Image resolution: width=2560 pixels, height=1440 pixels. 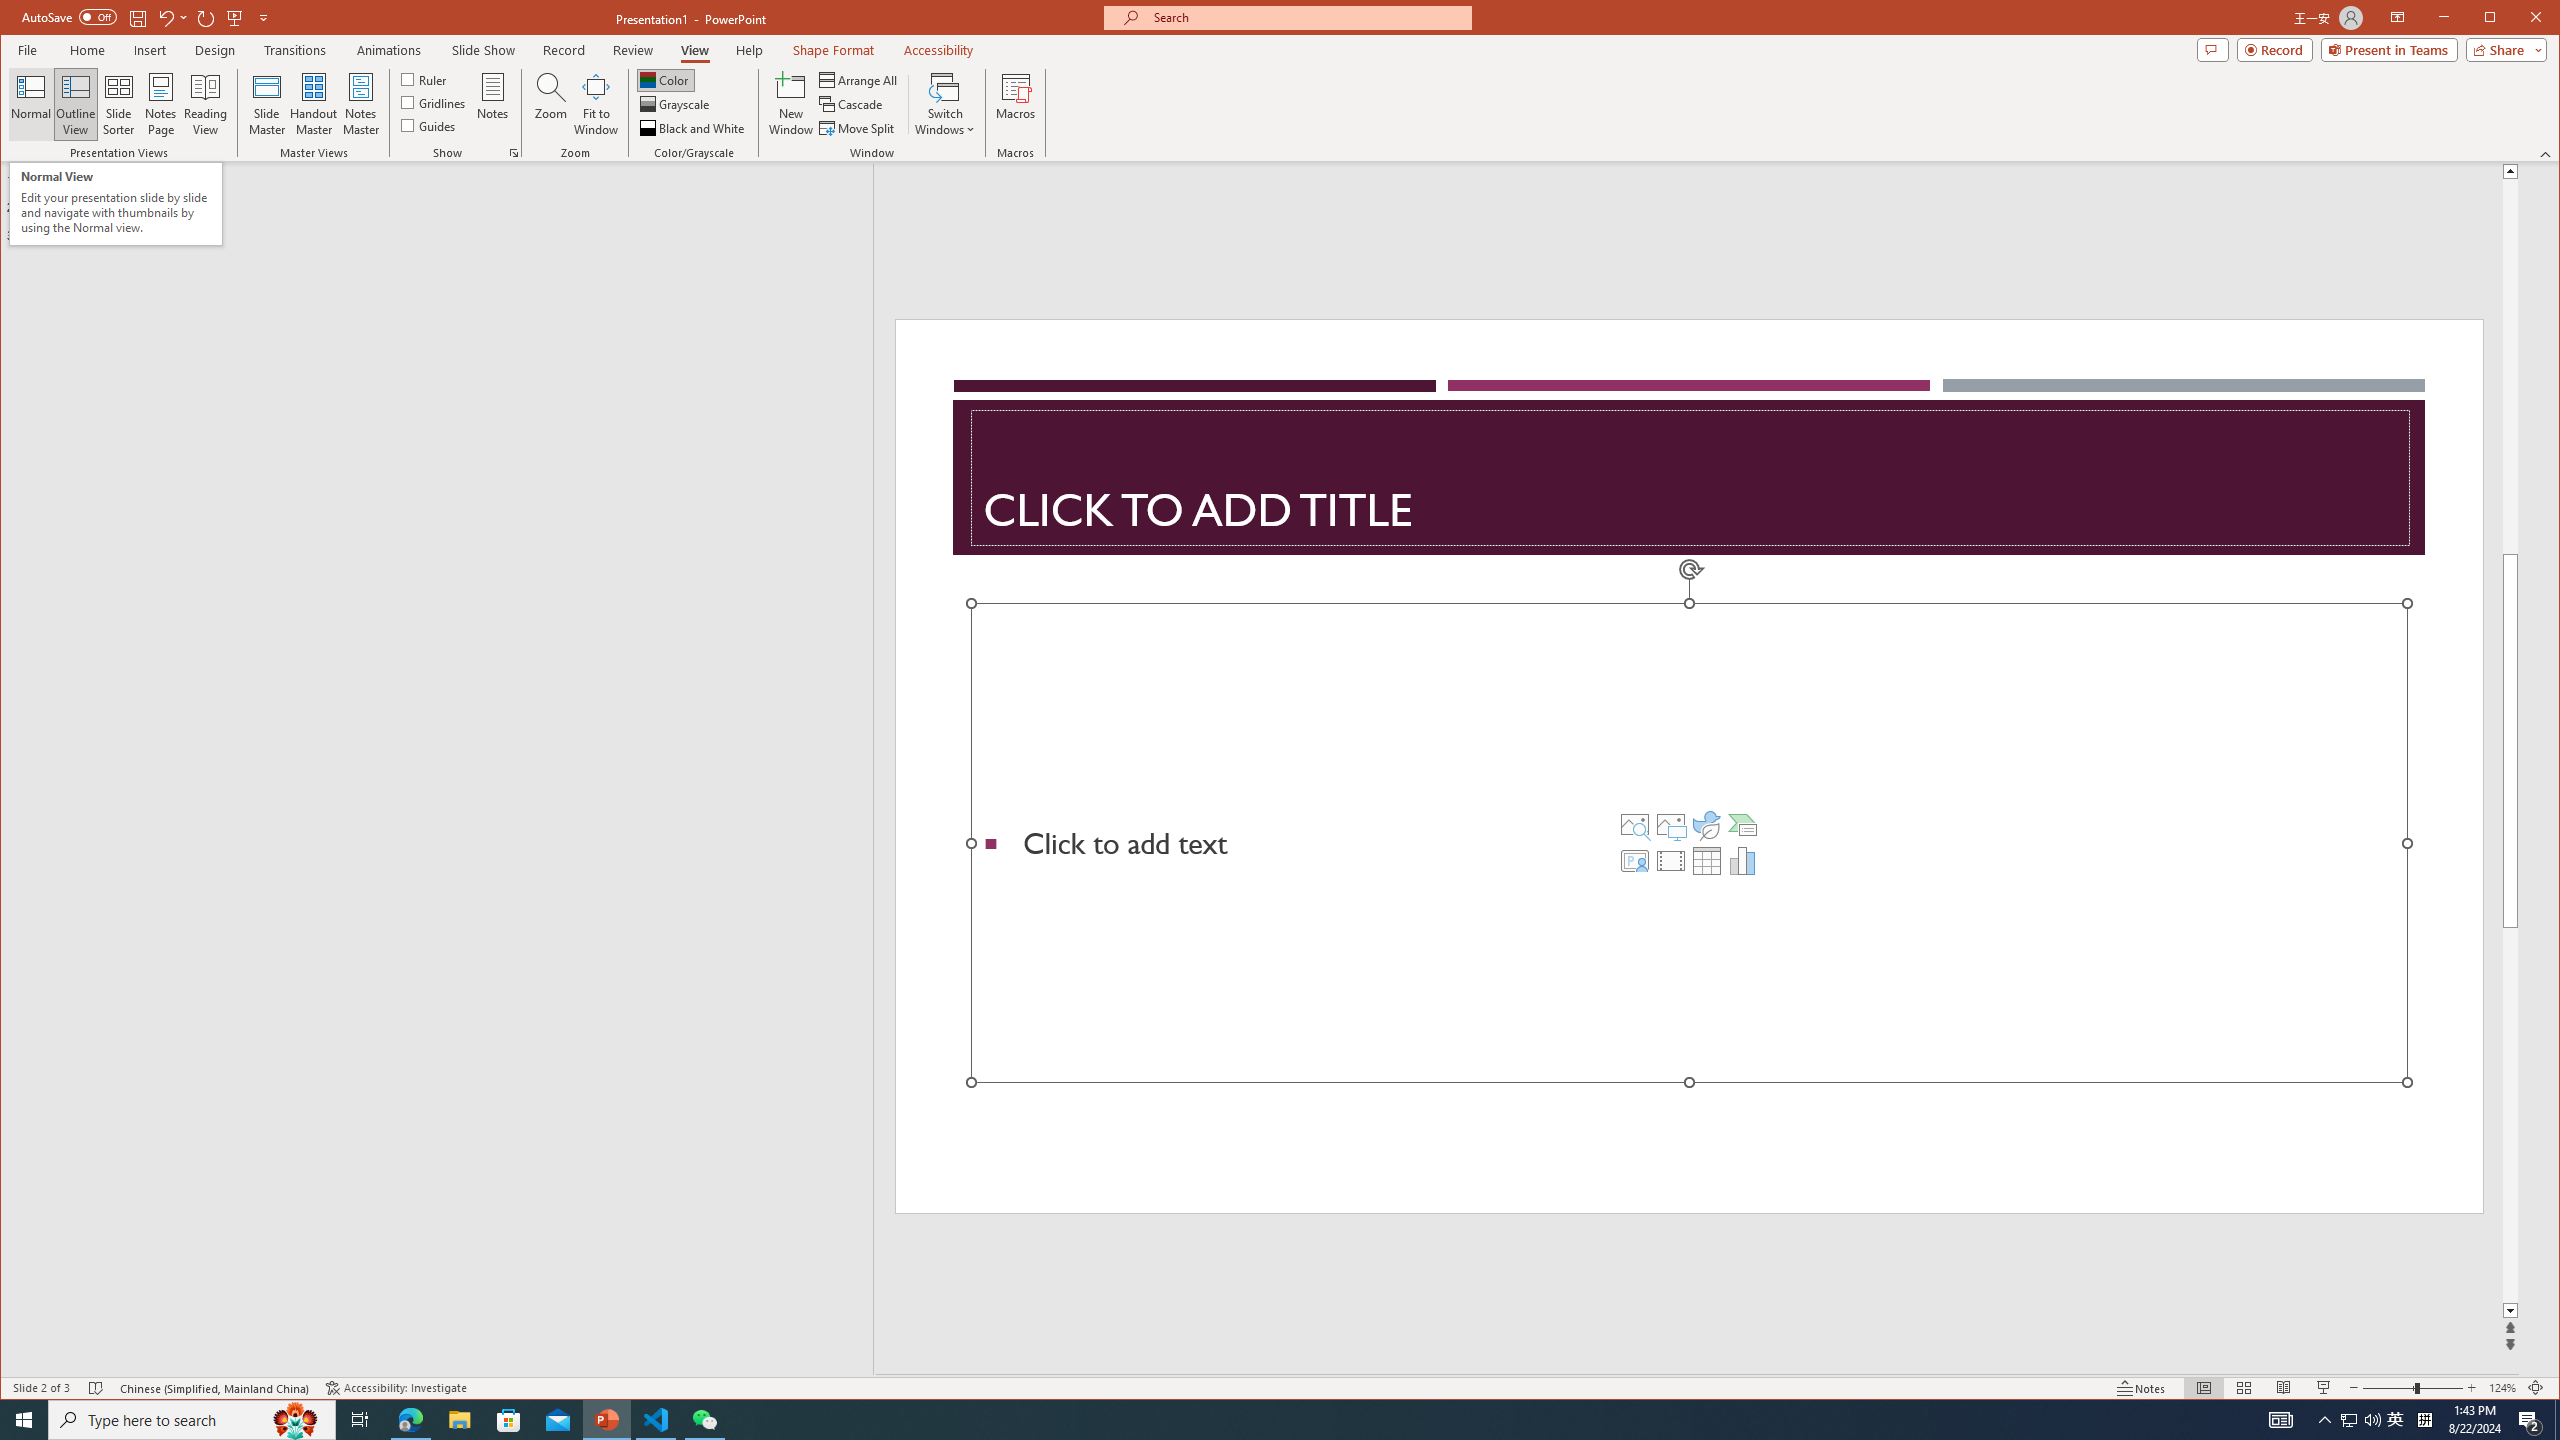 I want to click on 'Handout Master', so click(x=313, y=103).